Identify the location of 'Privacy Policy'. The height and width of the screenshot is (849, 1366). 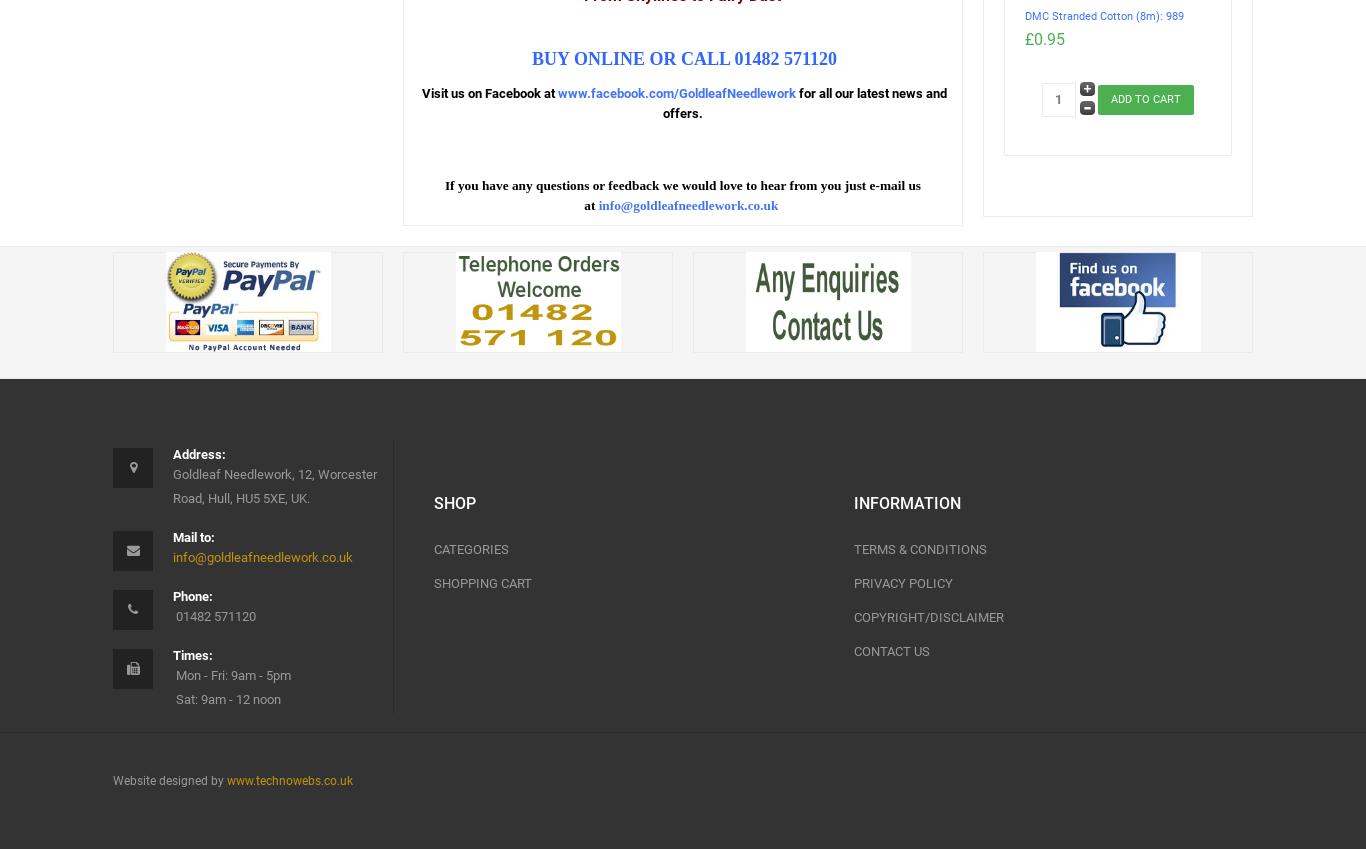
(852, 582).